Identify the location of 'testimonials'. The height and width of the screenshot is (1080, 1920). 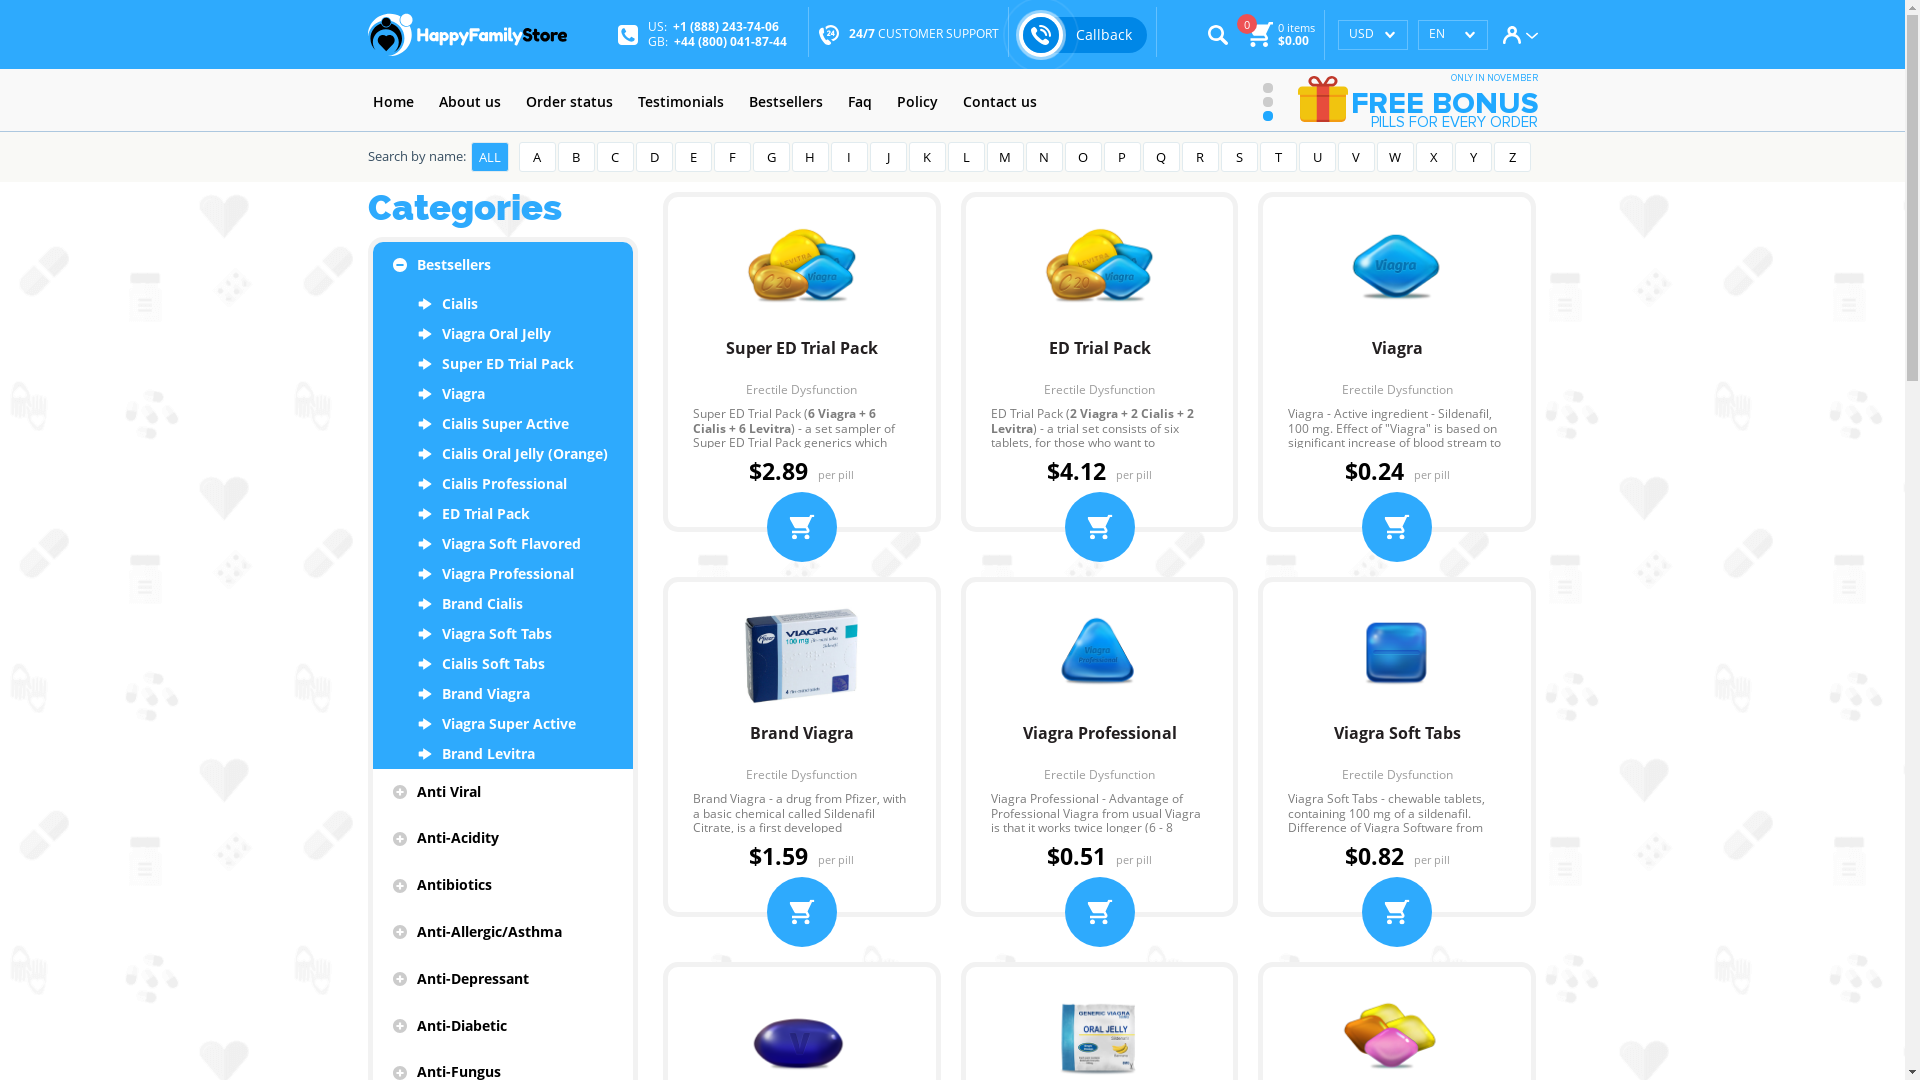
(680, 102).